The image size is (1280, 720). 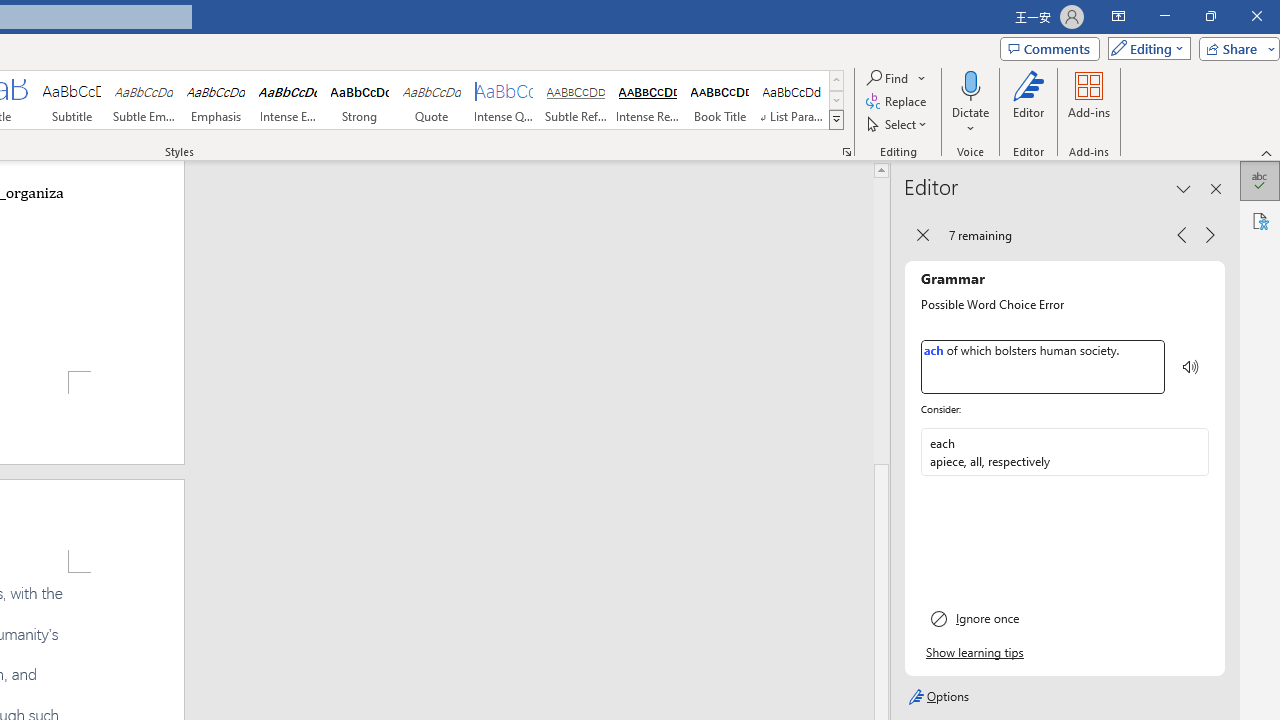 What do you see at coordinates (504, 100) in the screenshot?
I see `'Intense Quote'` at bounding box center [504, 100].